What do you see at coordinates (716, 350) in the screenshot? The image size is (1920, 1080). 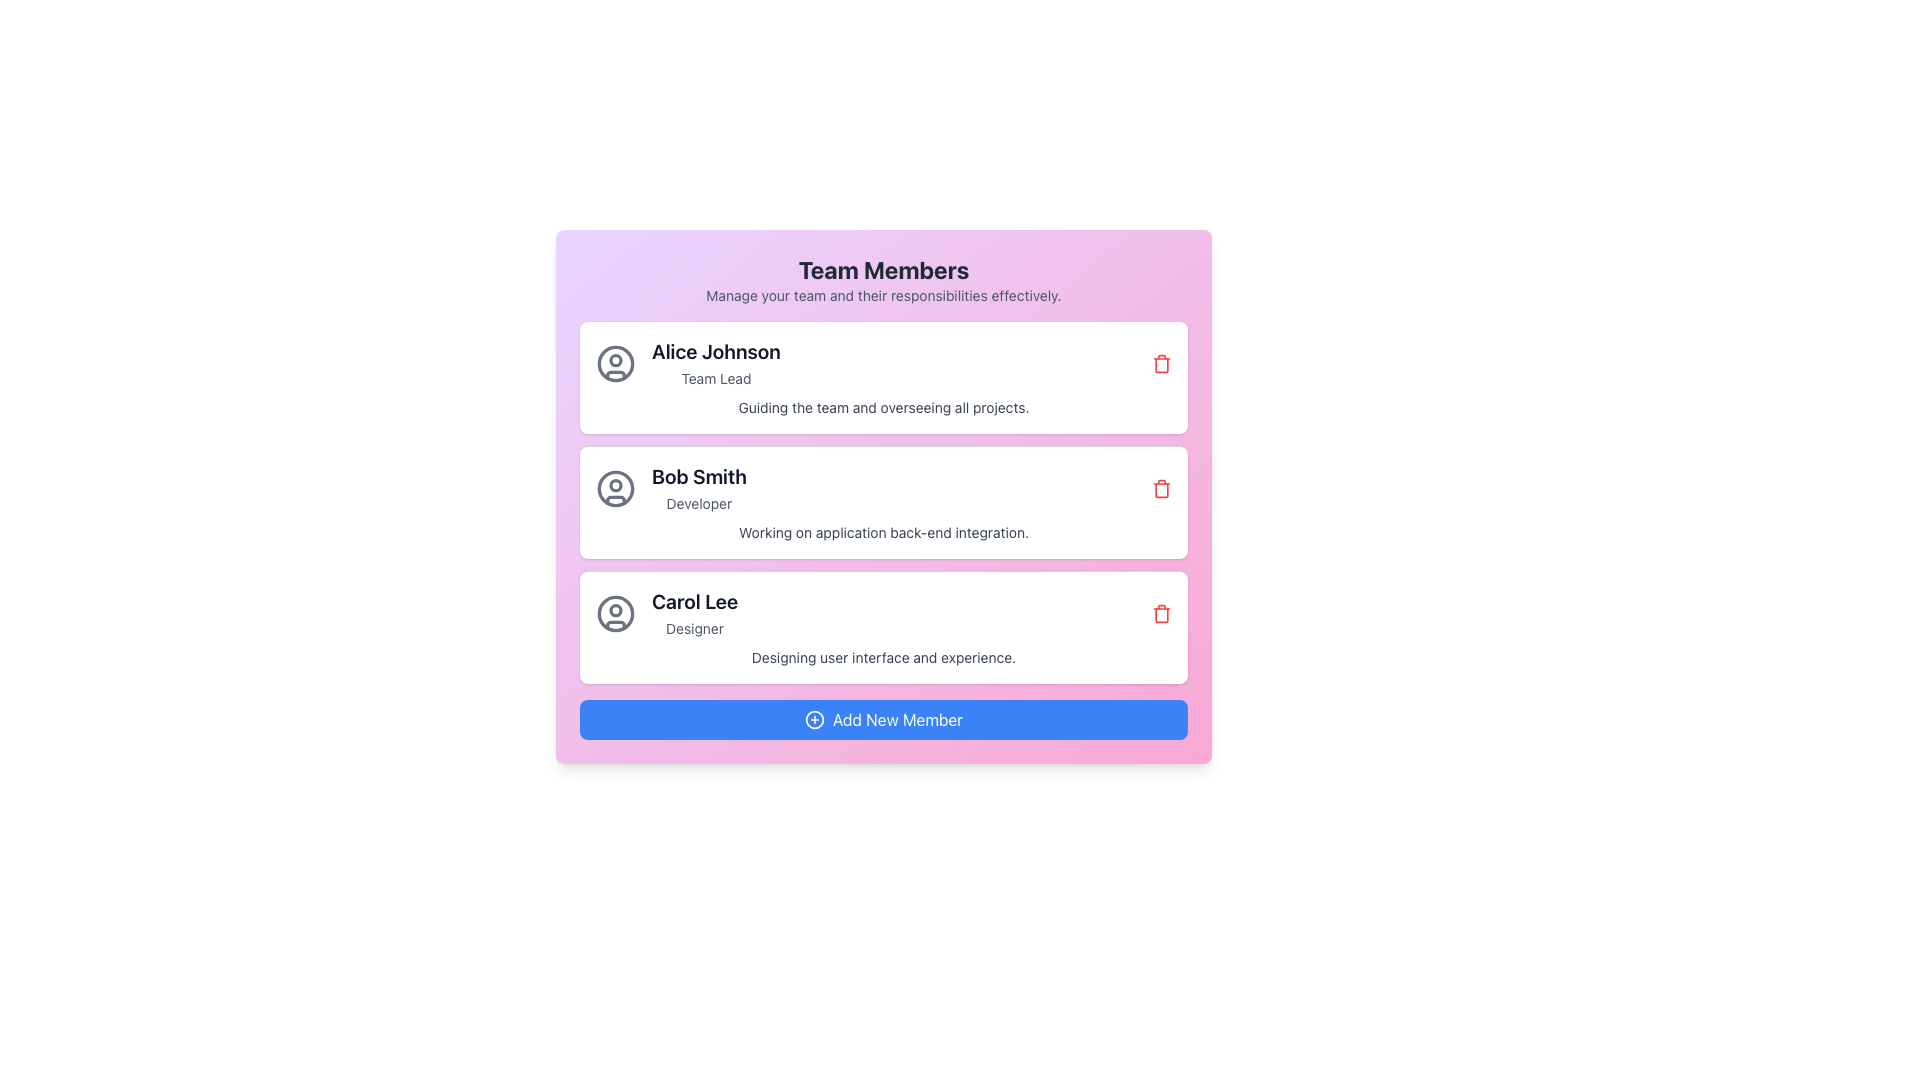 I see `text label displaying 'Alice Johnson', which indicates the identity of the team member listed in the card` at bounding box center [716, 350].